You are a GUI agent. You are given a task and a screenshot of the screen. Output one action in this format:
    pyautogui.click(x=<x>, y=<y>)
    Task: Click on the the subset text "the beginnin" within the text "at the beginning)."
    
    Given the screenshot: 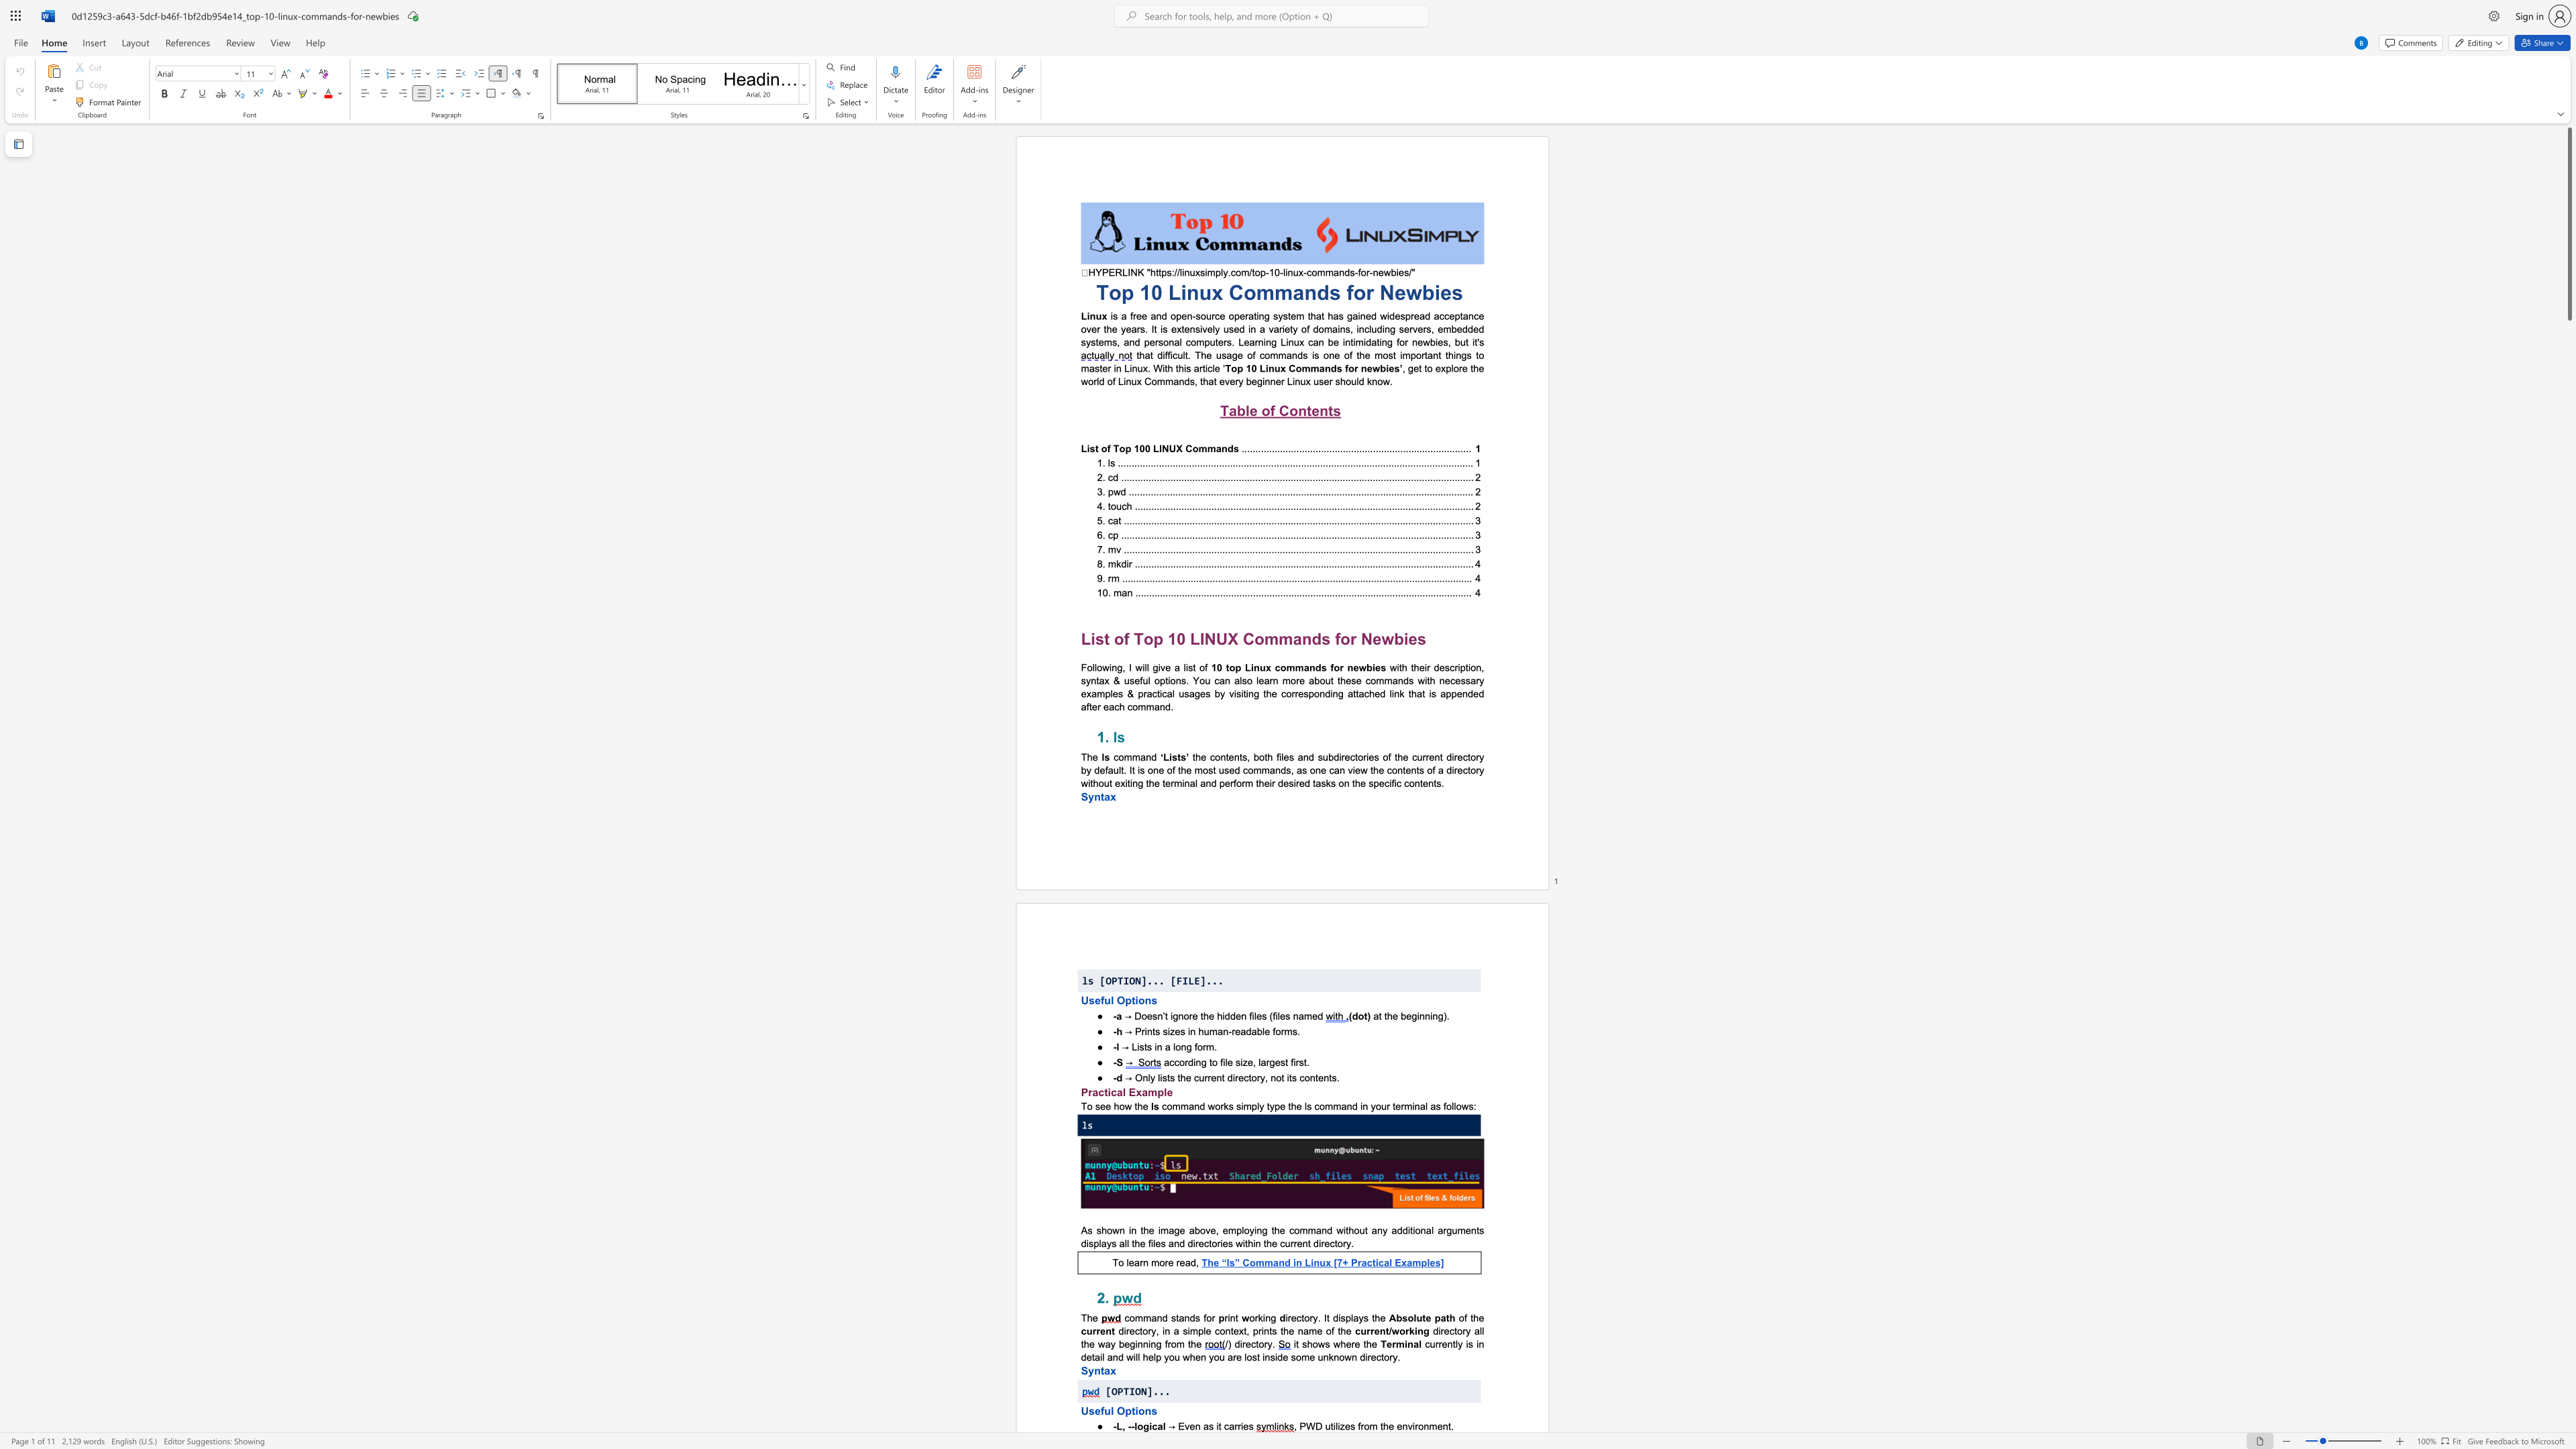 What is the action you would take?
    pyautogui.click(x=1383, y=1014)
    